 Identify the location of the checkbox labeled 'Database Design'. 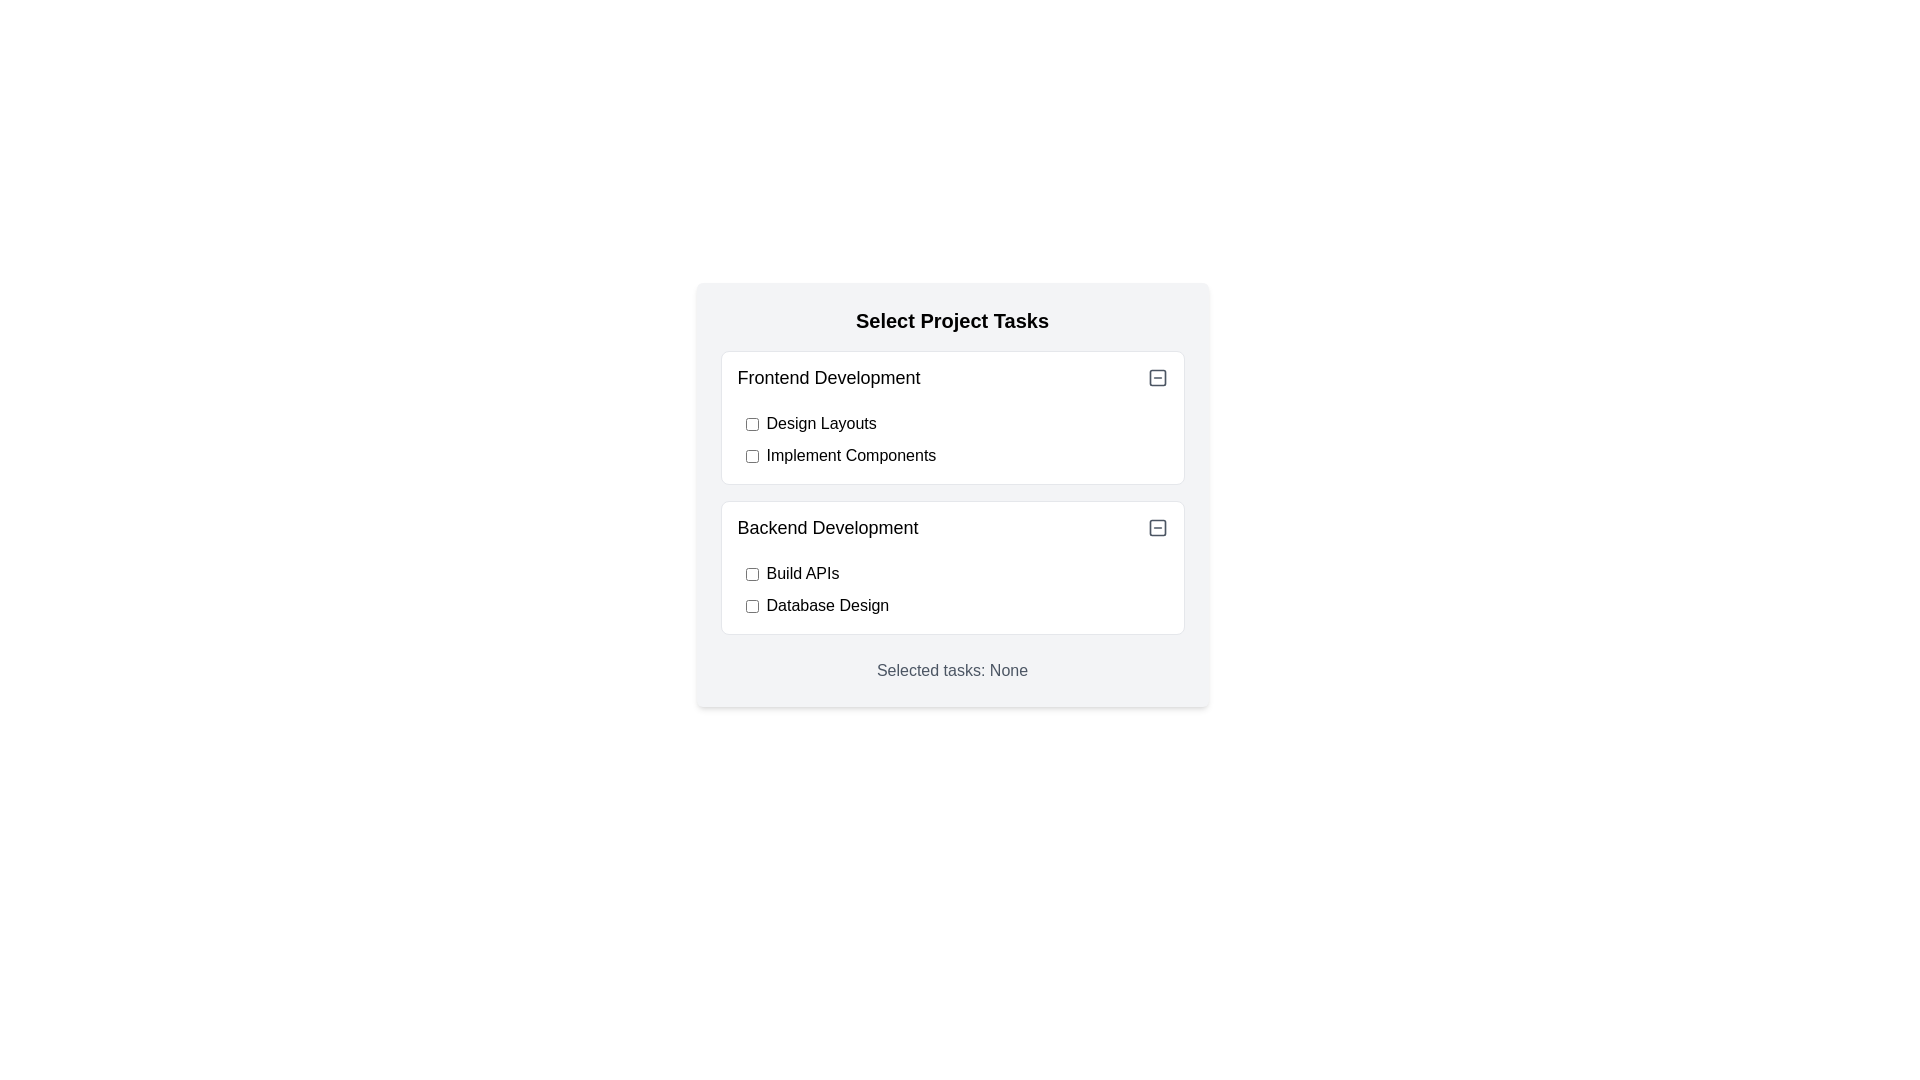
(964, 604).